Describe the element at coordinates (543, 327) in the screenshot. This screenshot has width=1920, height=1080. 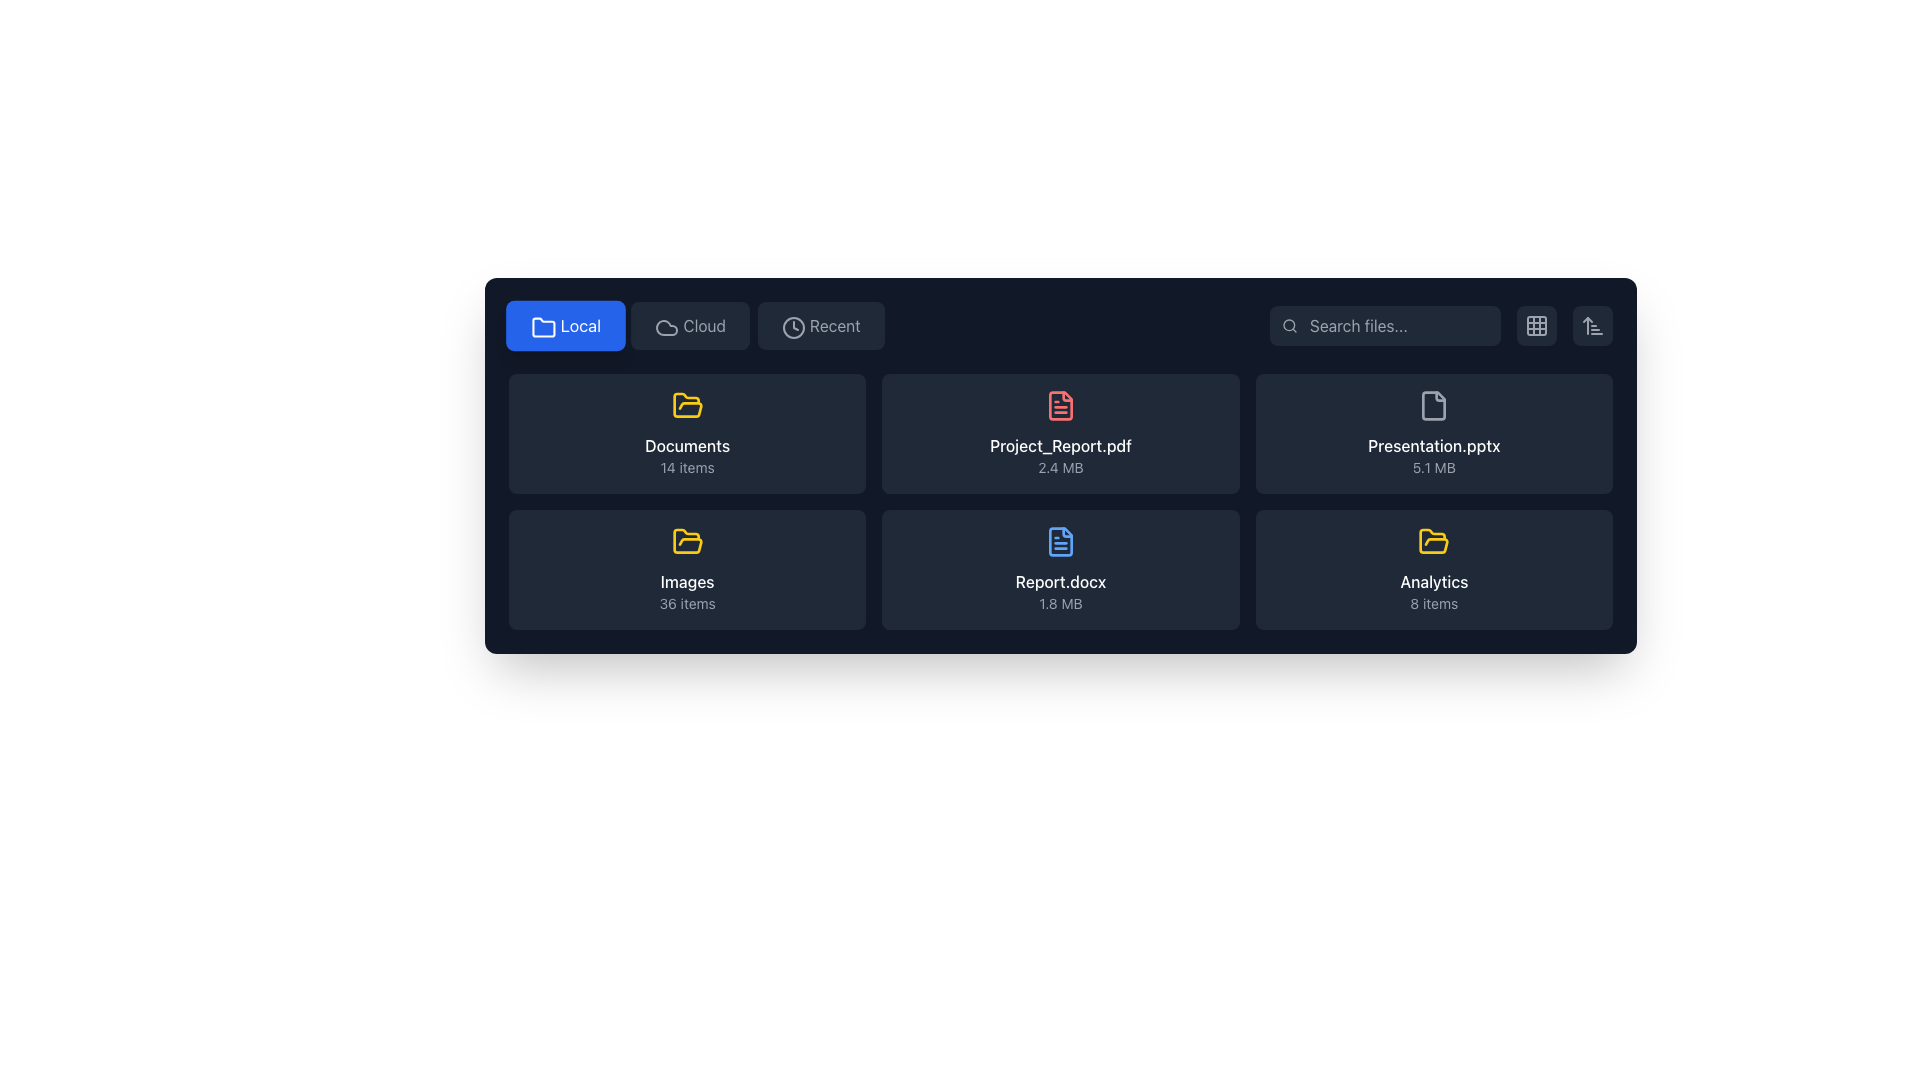
I see `the folder icon, which is a yellow outlined folder with a tab at the top, located inside the blue 'Local' button` at that location.